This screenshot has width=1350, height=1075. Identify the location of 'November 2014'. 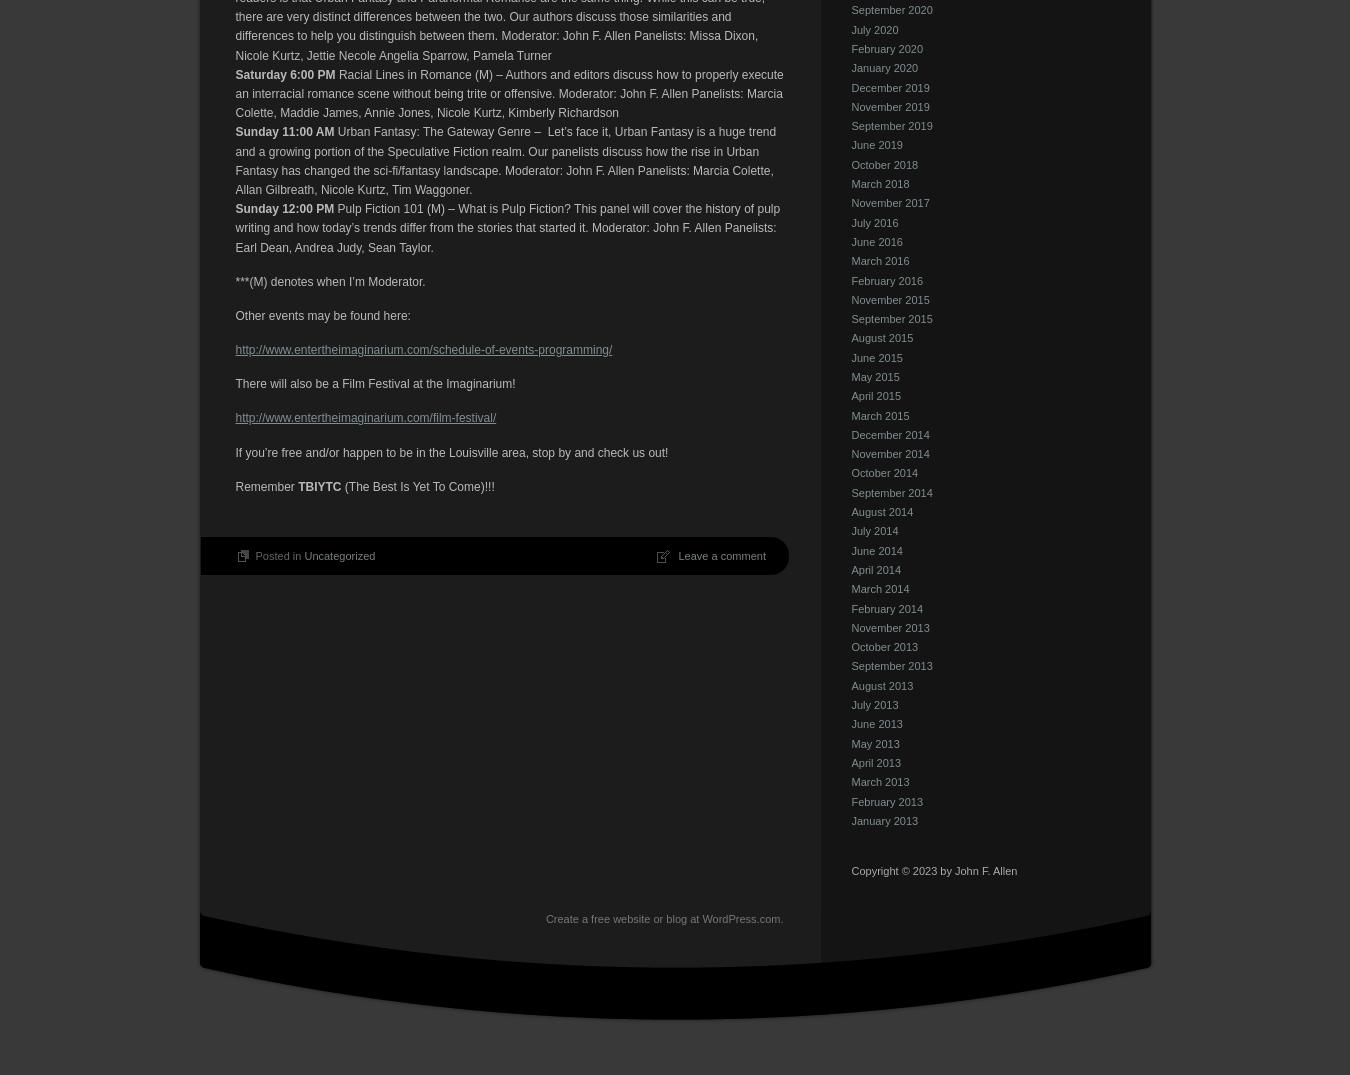
(890, 453).